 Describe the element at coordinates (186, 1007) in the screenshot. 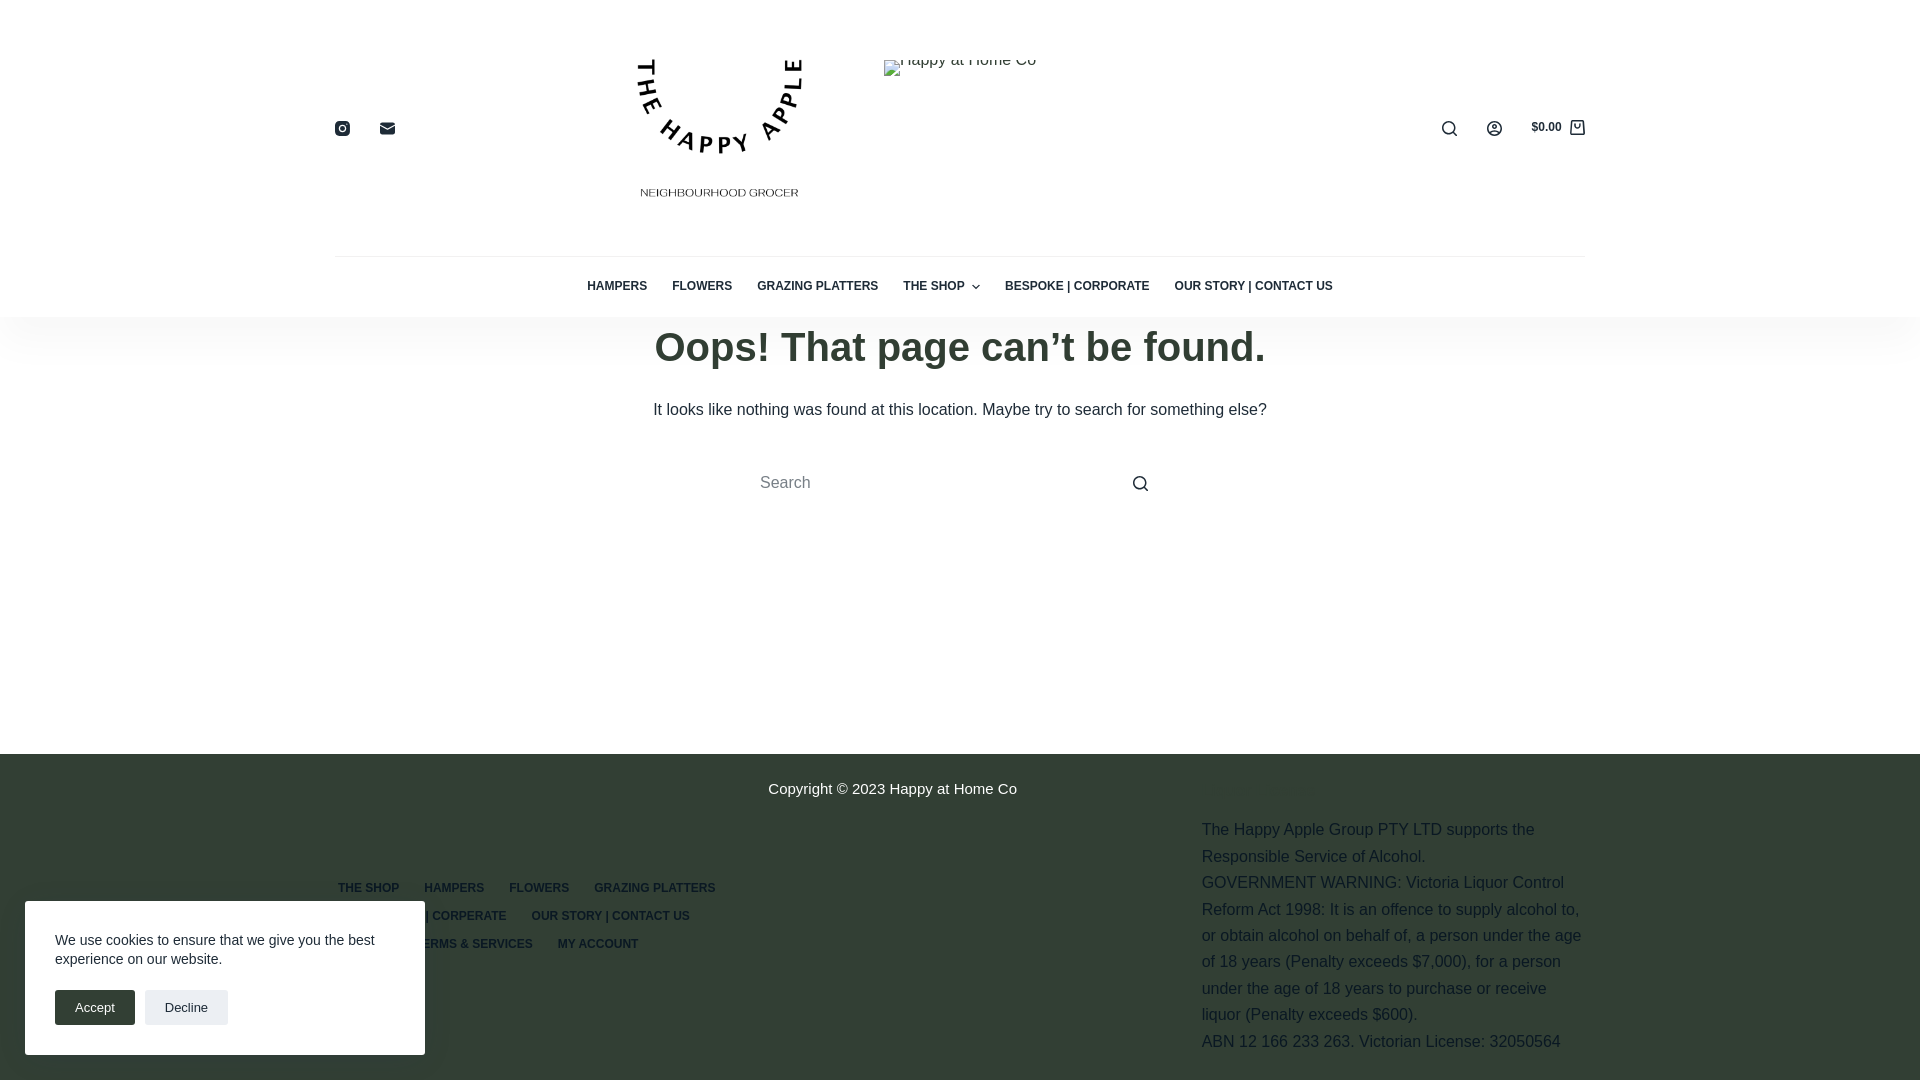

I see `'Decline'` at that location.